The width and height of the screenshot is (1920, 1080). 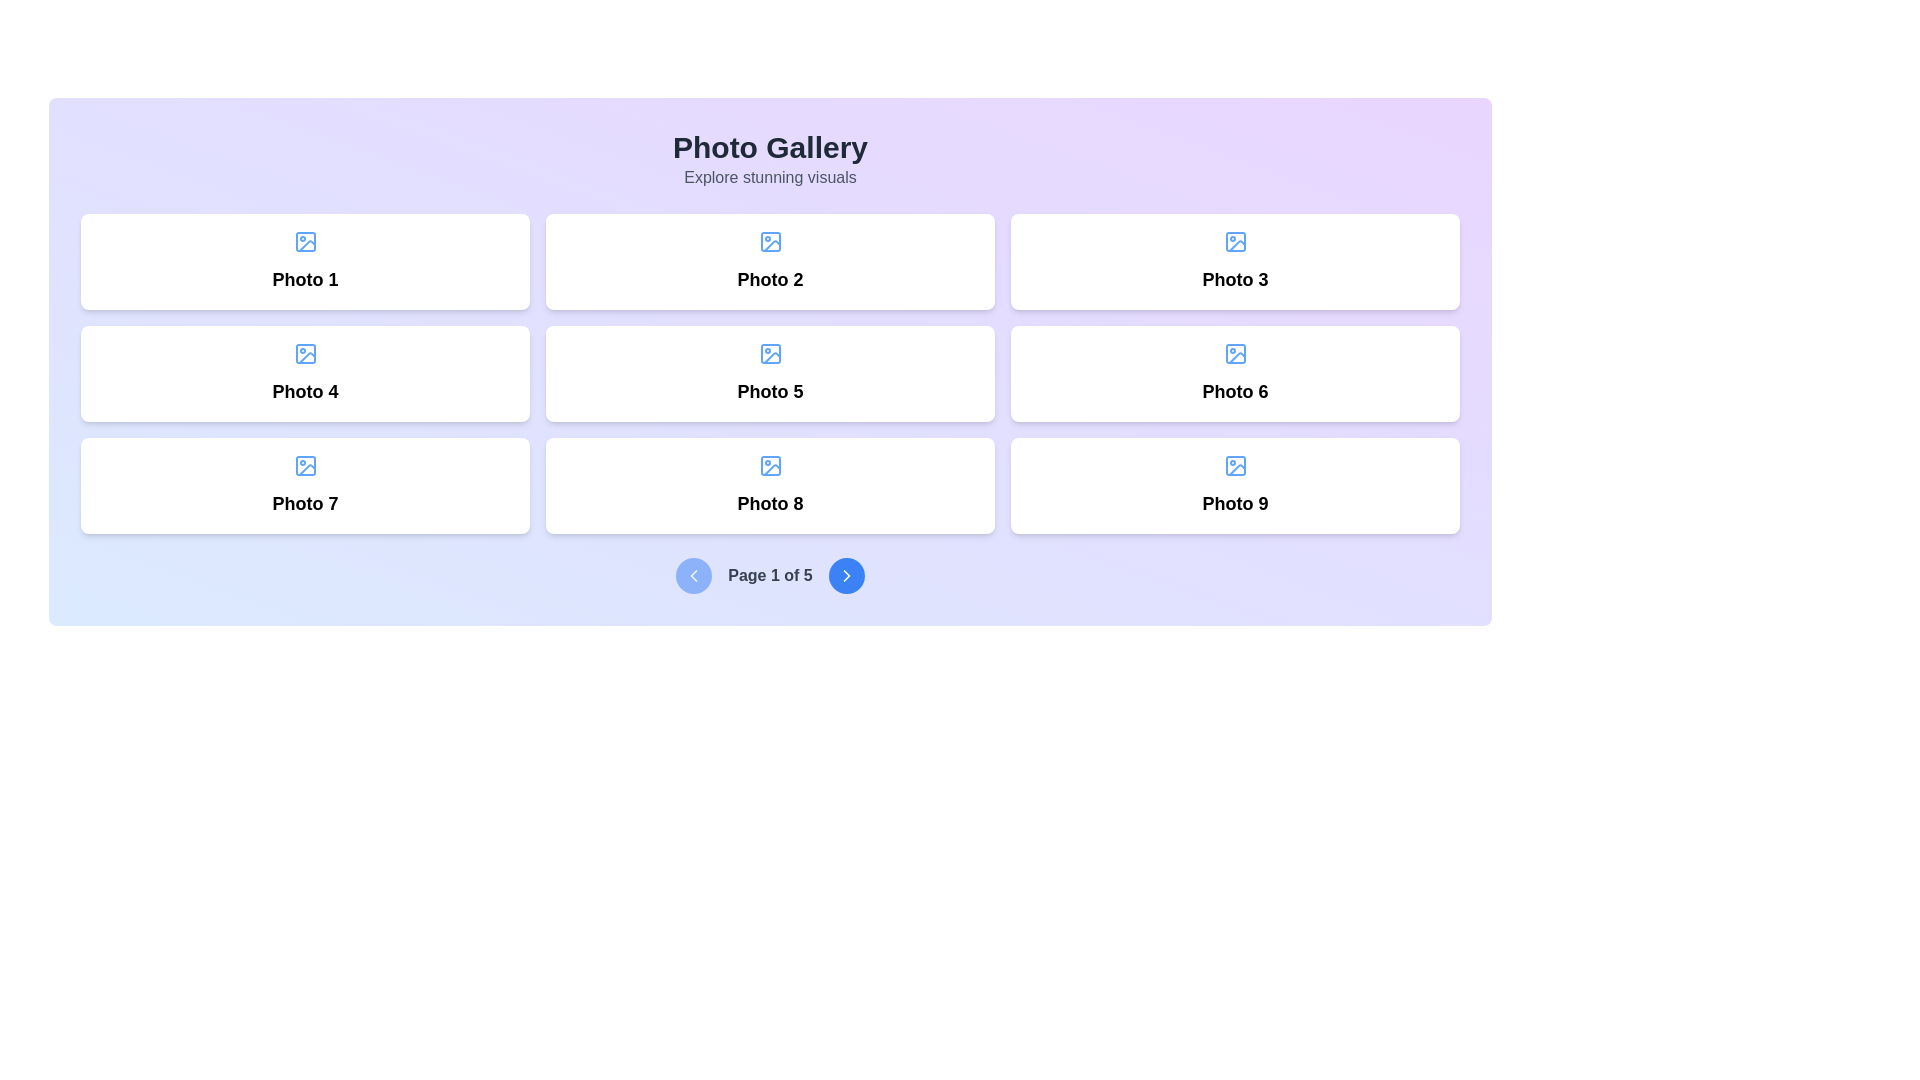 What do you see at coordinates (1233, 466) in the screenshot?
I see `the photograph icon located centrally within the 'Photo 9' card` at bounding box center [1233, 466].